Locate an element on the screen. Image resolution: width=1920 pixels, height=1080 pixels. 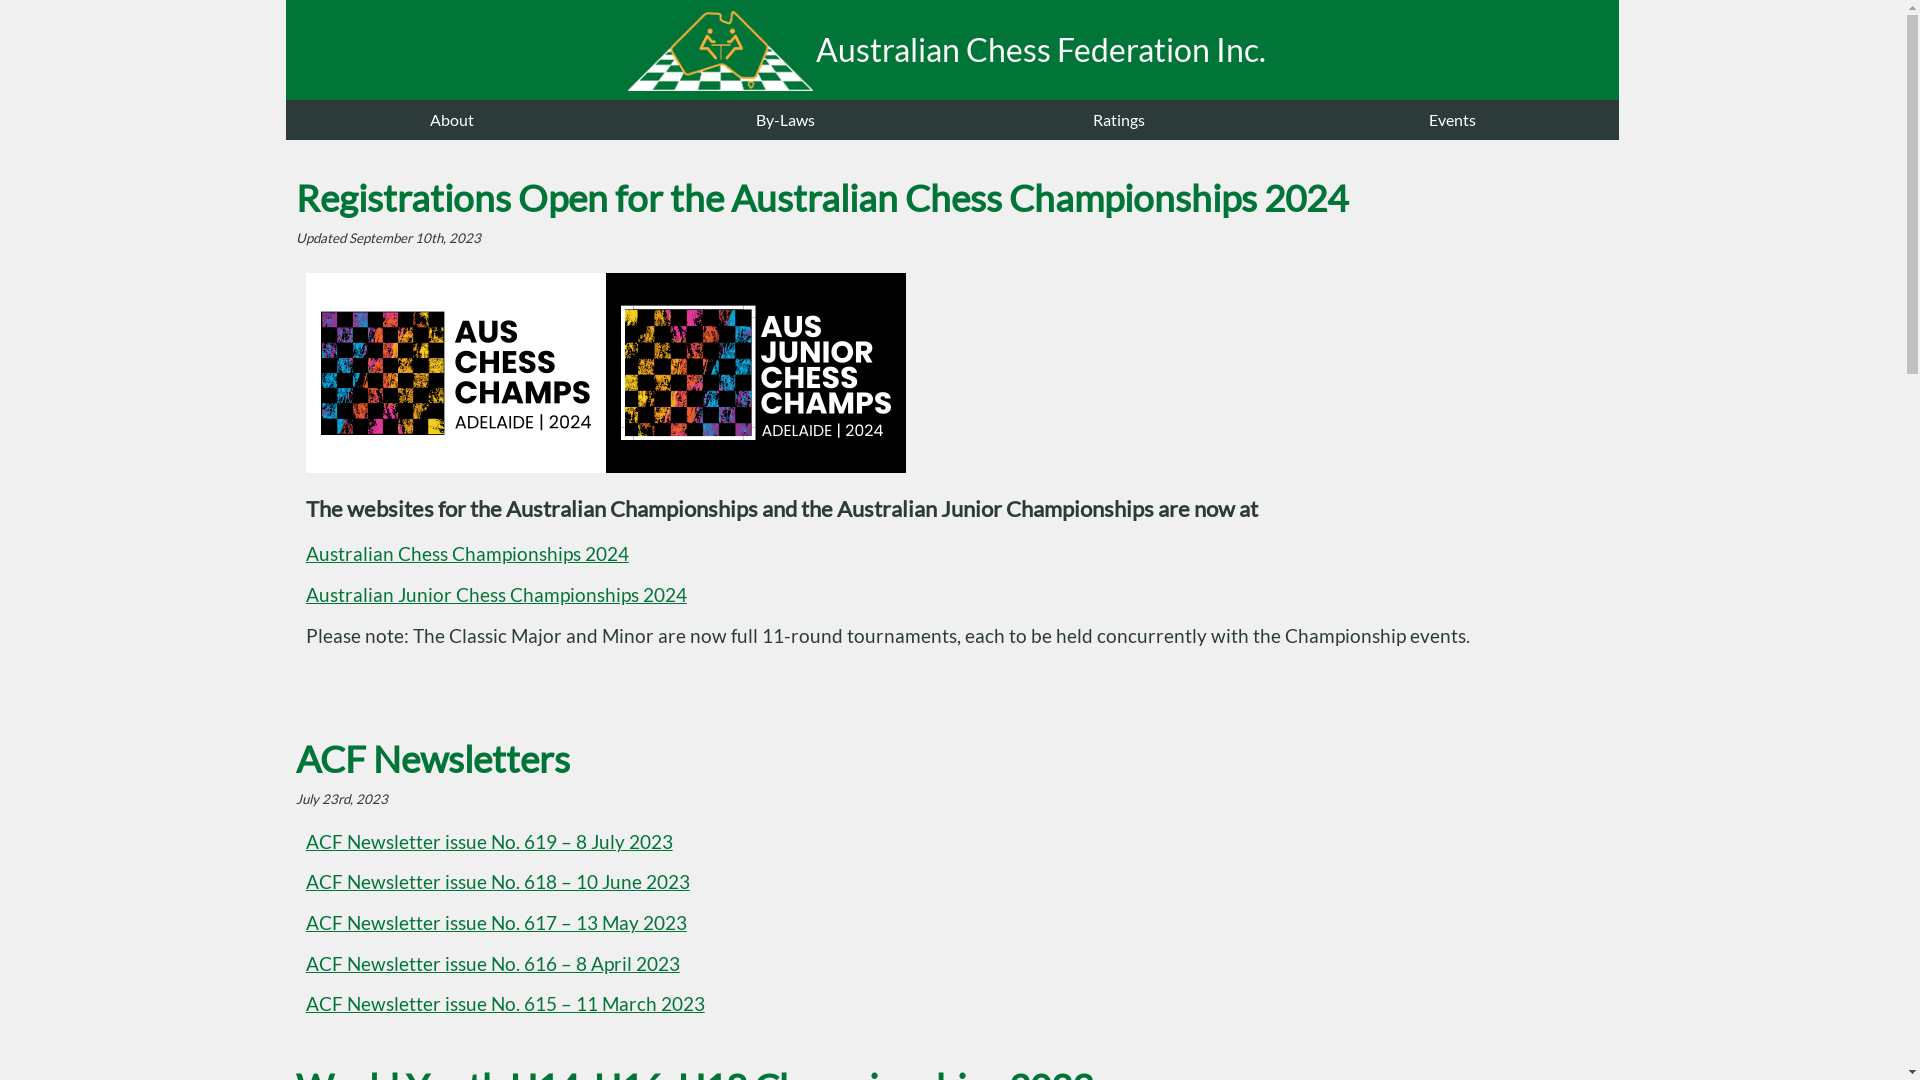
'ACF Newsletters' is located at coordinates (431, 758).